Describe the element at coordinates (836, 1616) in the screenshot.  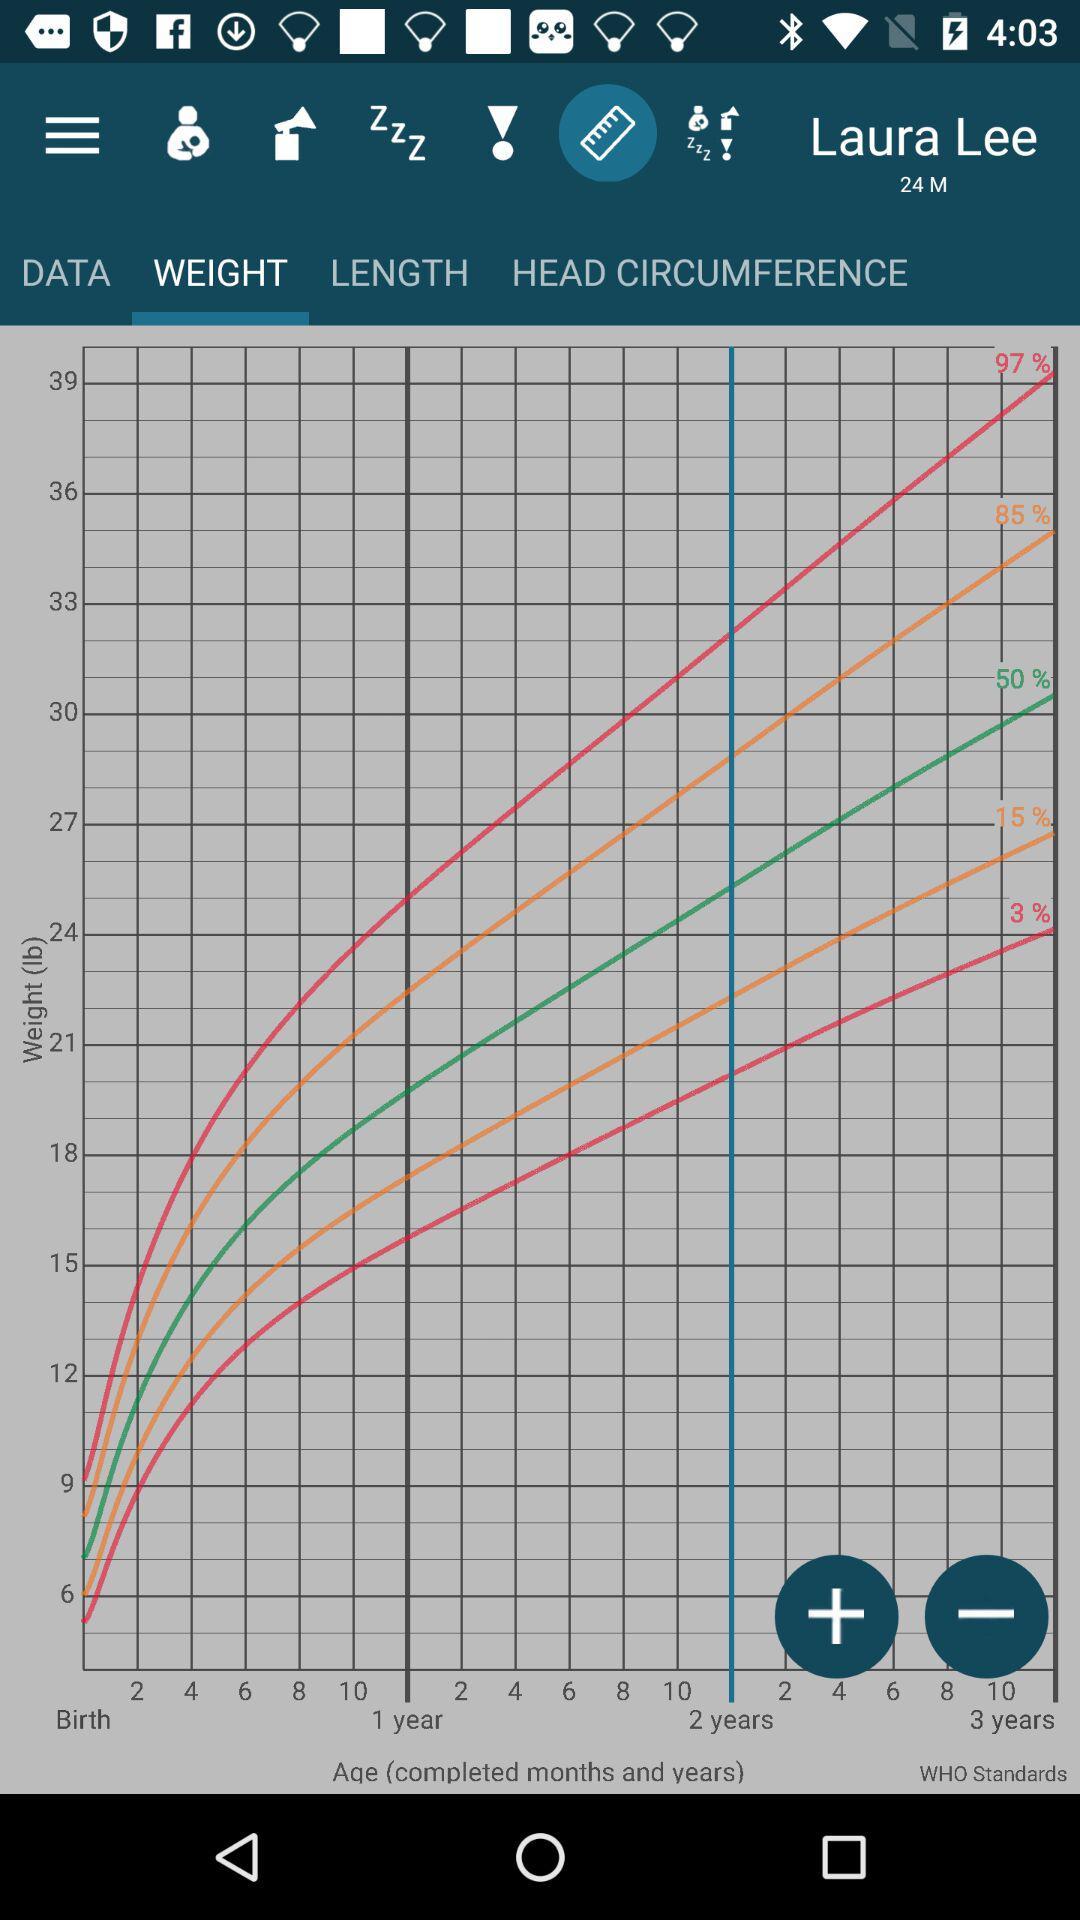
I see `the add icon` at that location.